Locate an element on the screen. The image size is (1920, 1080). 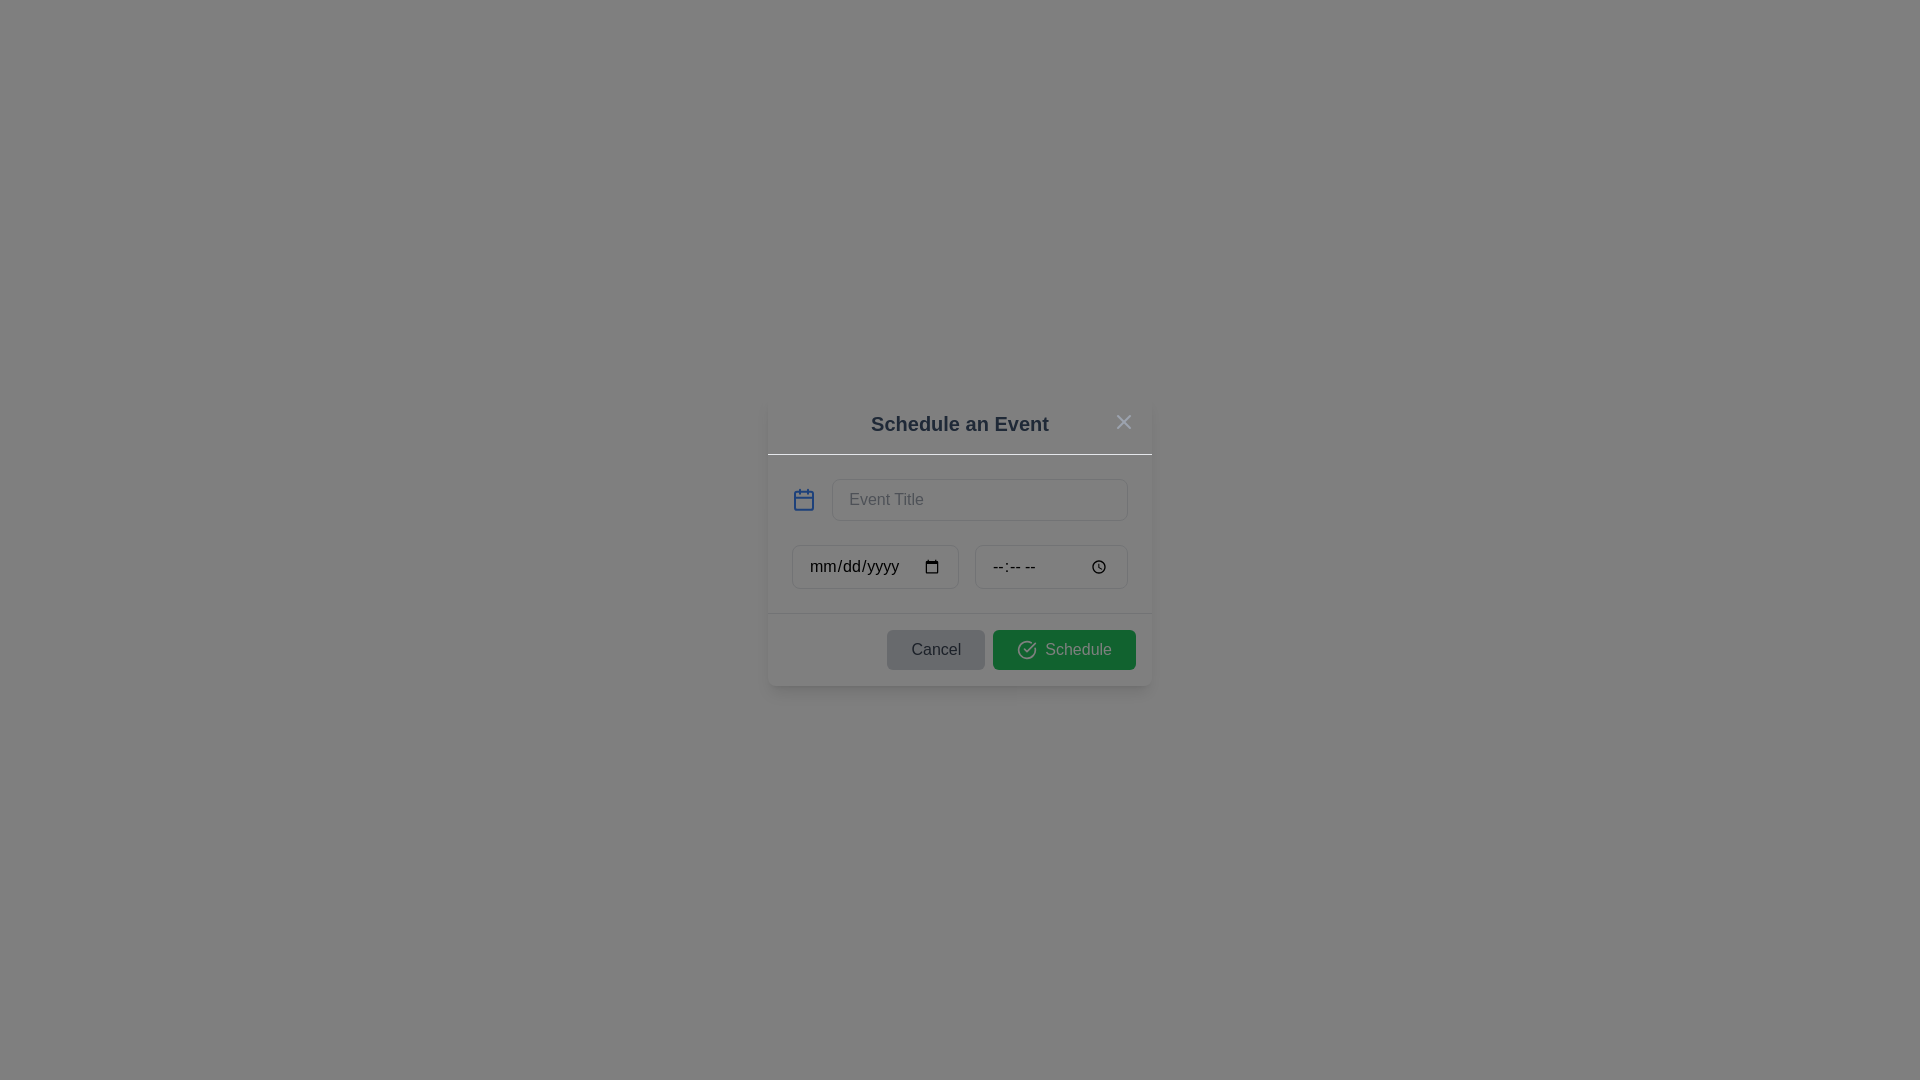
the cancel button located in the lower-right side of the modal is located at coordinates (935, 650).